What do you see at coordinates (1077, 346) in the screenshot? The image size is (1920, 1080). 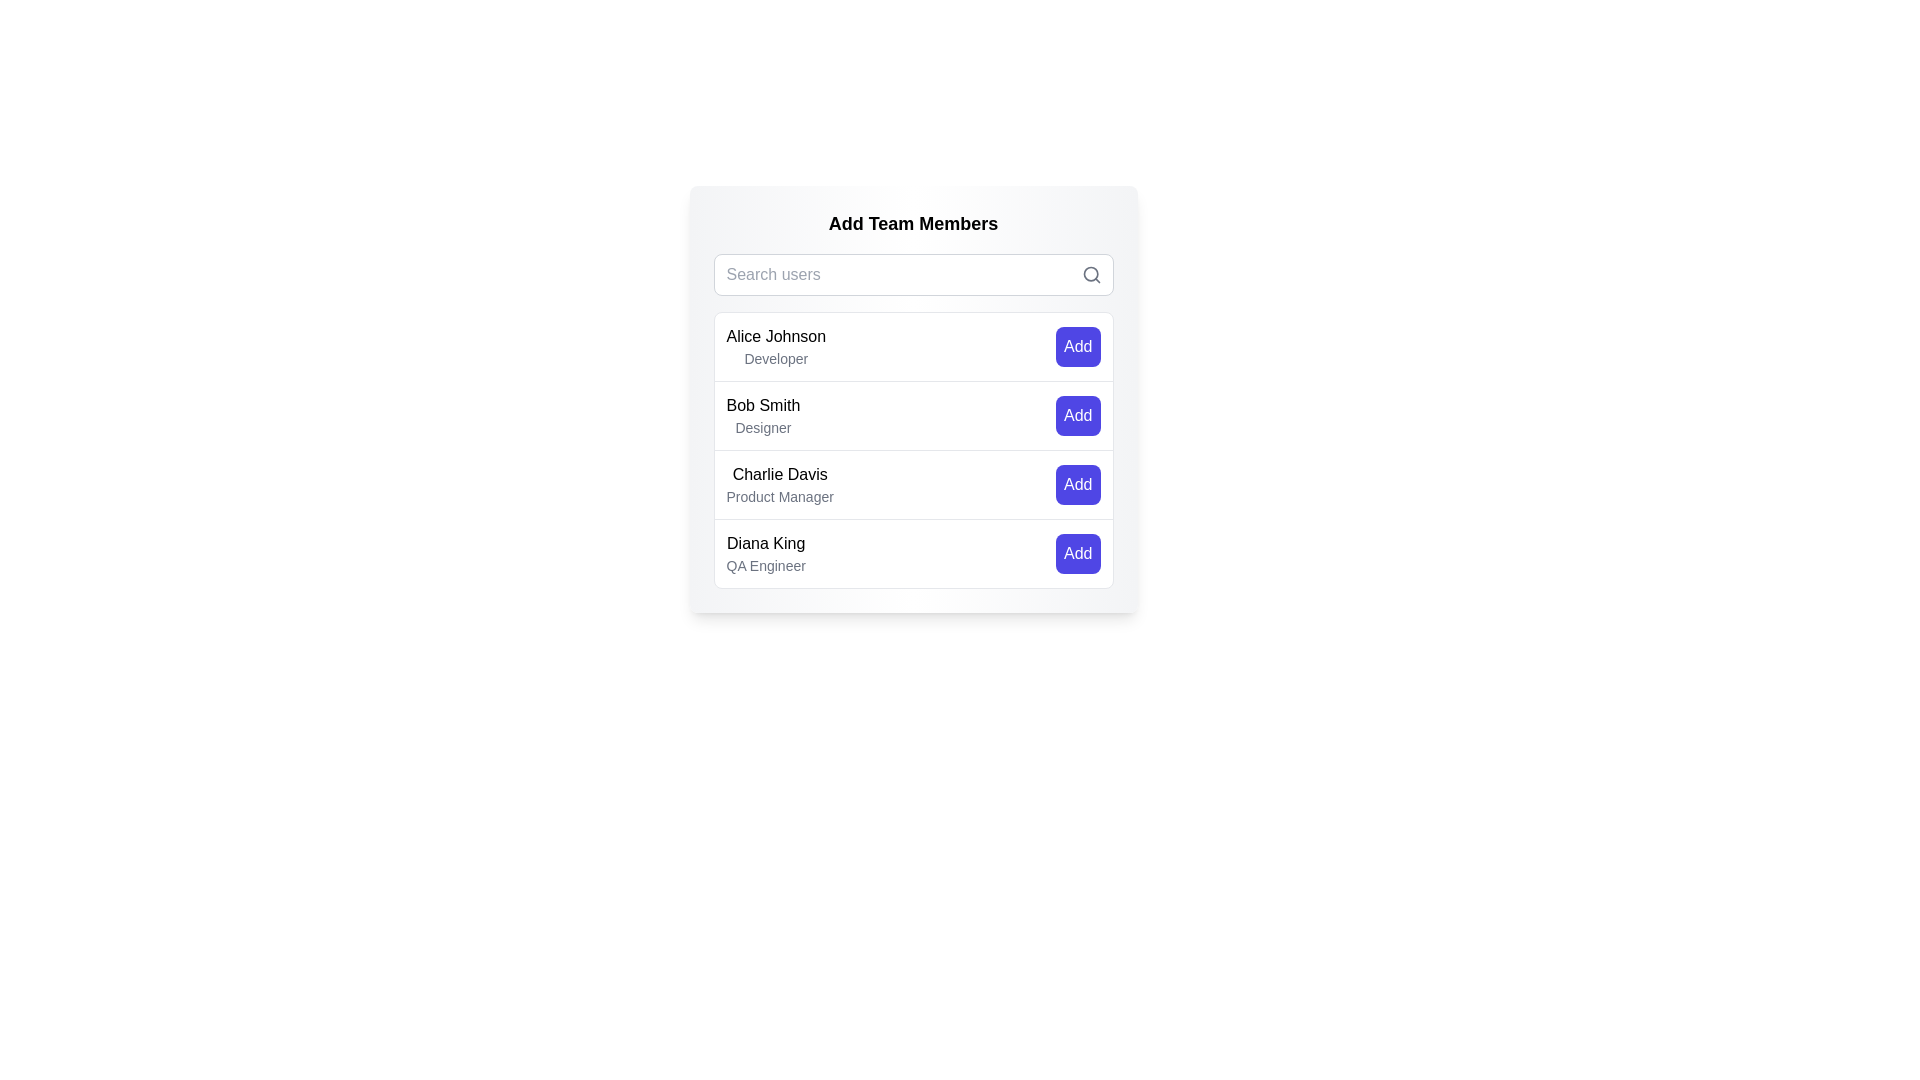 I see `the 'Add' button located at the right side of the 'Alice Johnson Developer' entry` at bounding box center [1077, 346].